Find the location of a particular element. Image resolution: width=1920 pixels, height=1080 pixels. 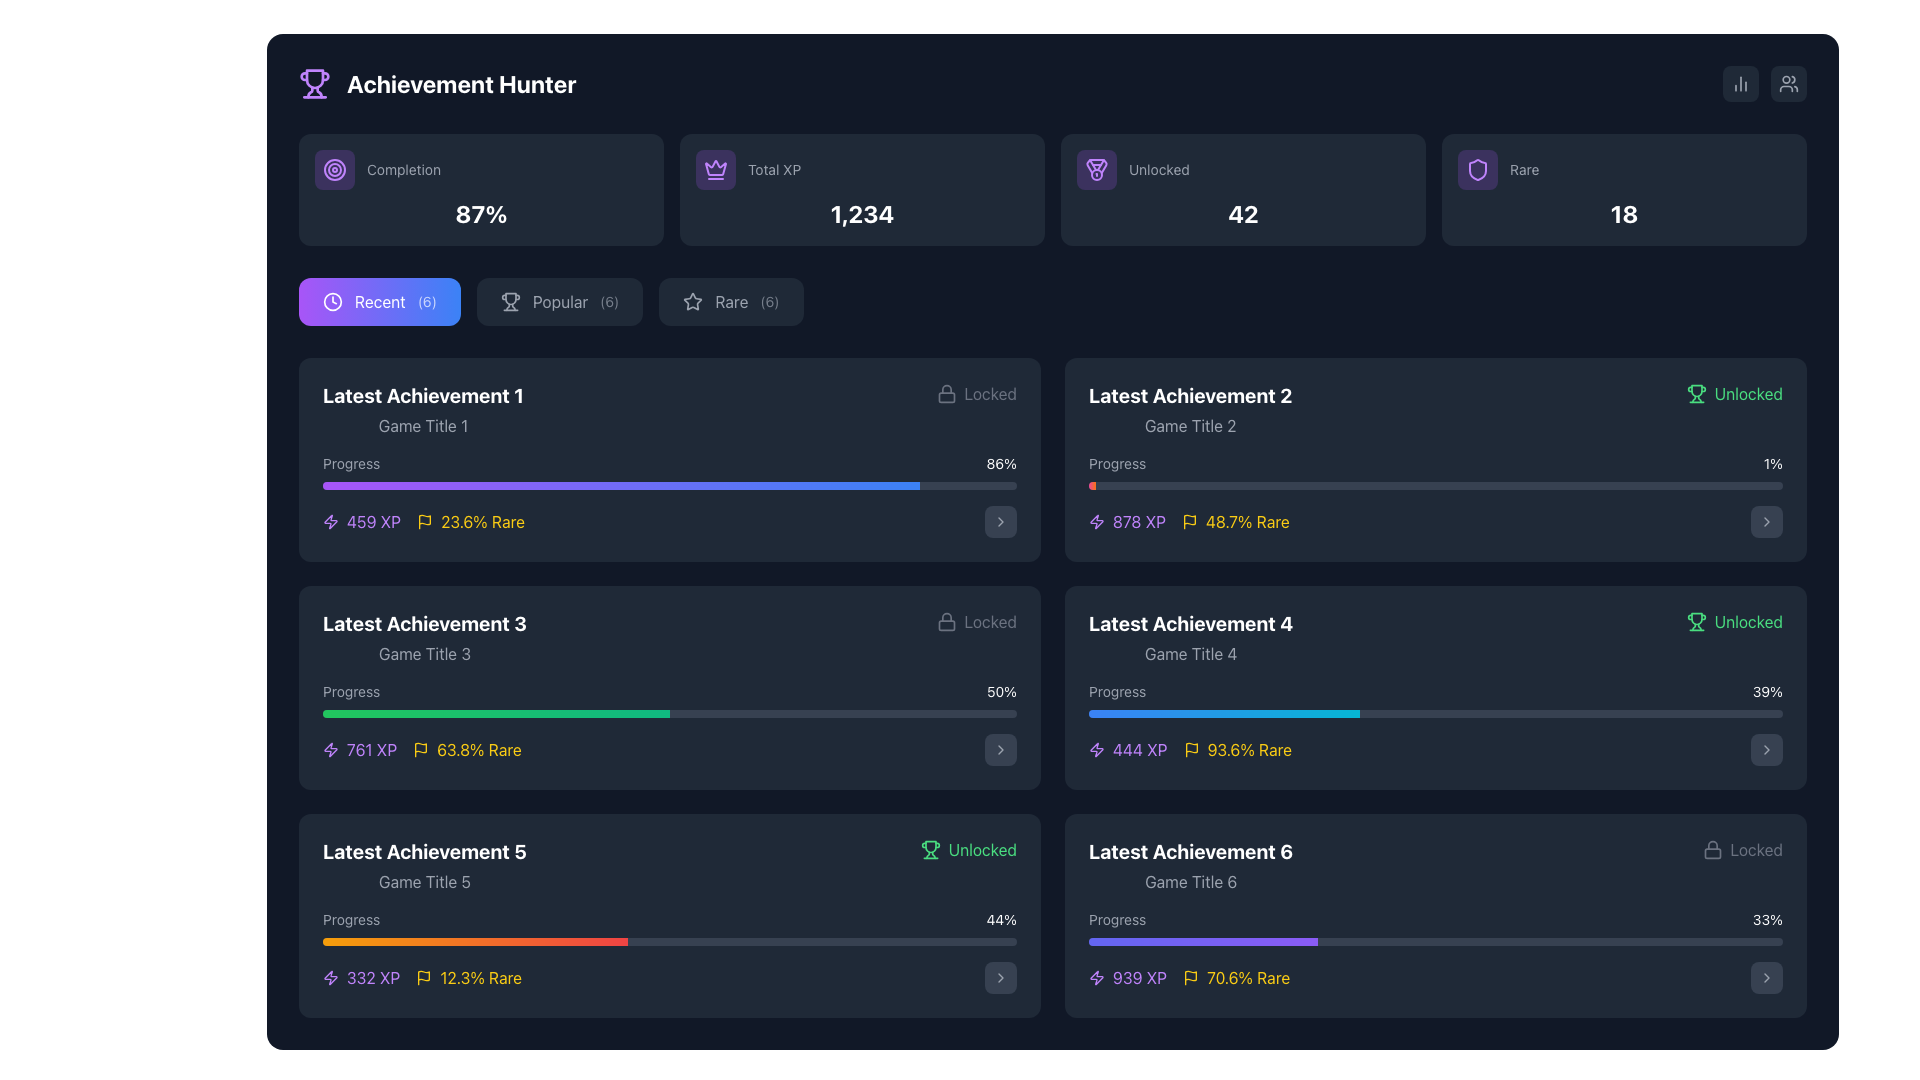

the static text element displaying experience points (XP) earned for the achievement located to the left of the '23.6% Rare' label in the 'Latest Achievement 1' section is located at coordinates (362, 520).